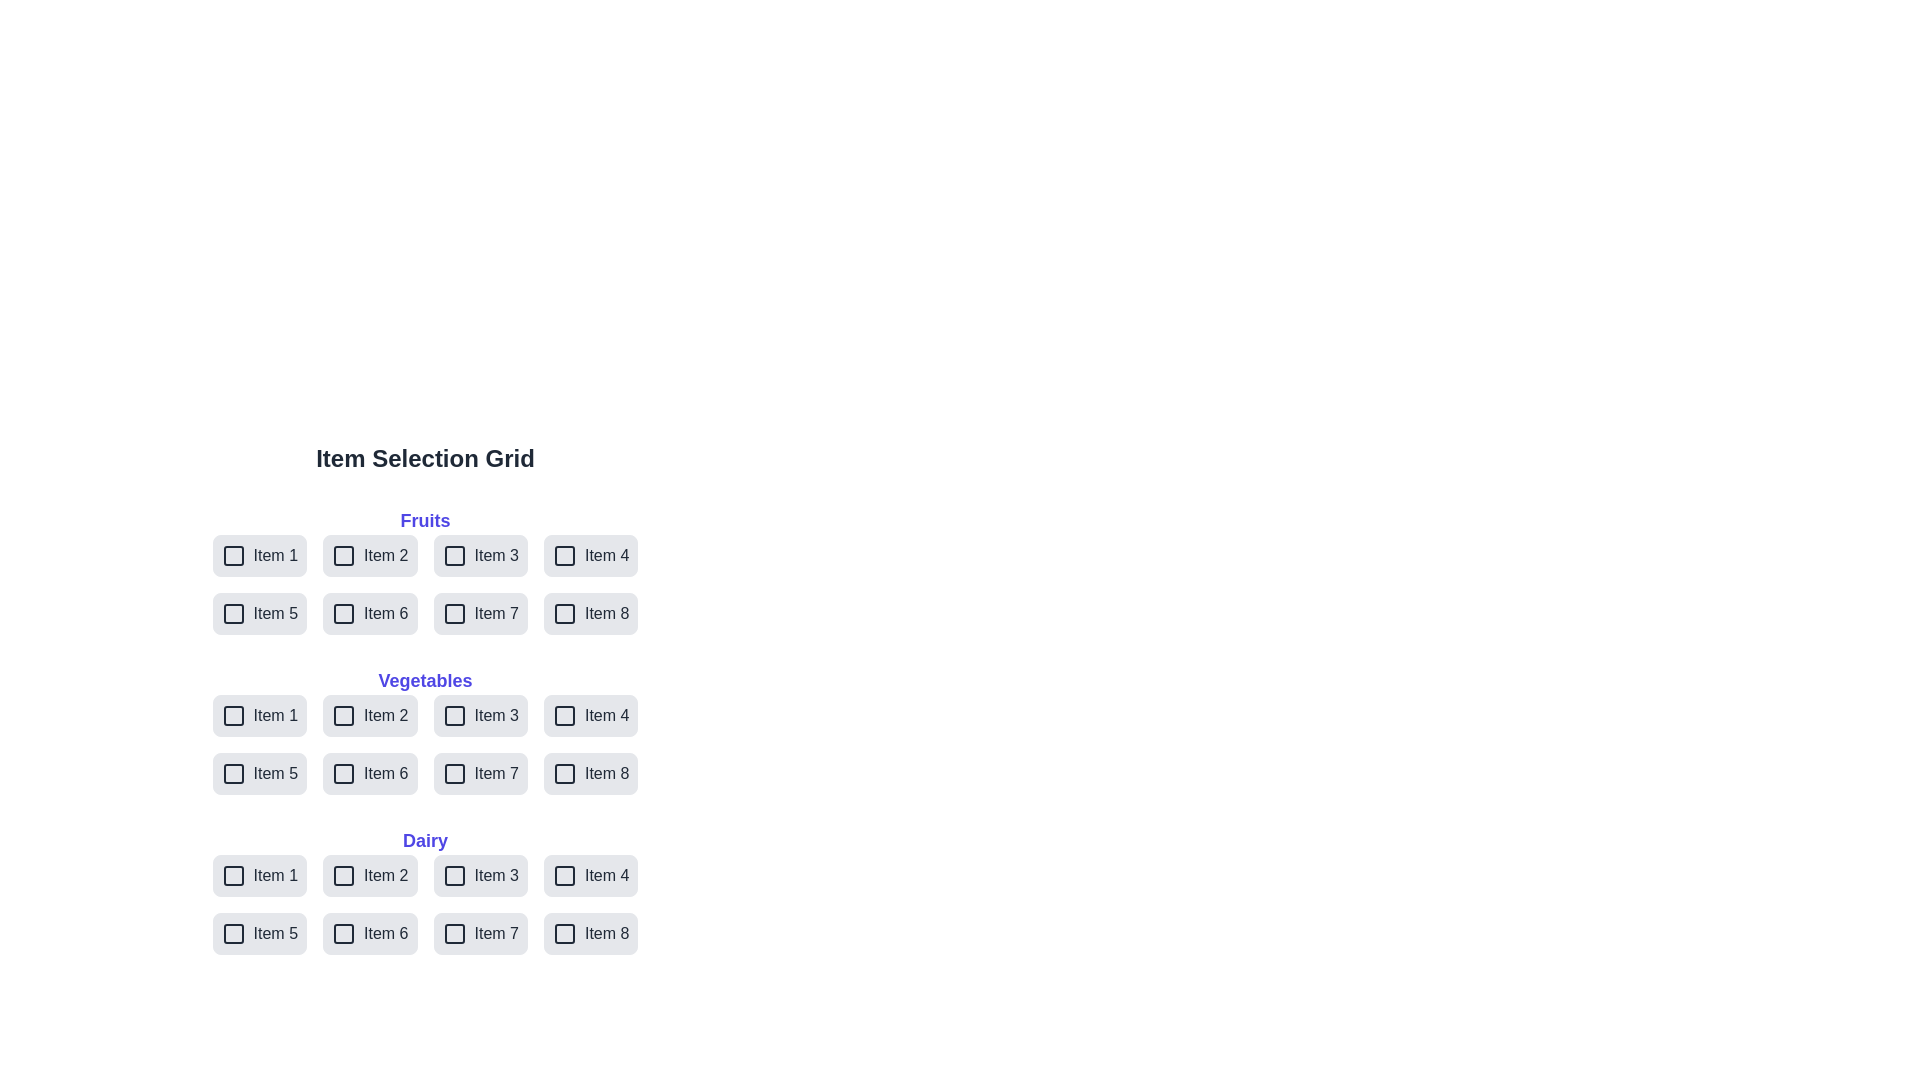 The width and height of the screenshot is (1920, 1080). I want to click on the category Dairy to interact with it, so click(424, 840).